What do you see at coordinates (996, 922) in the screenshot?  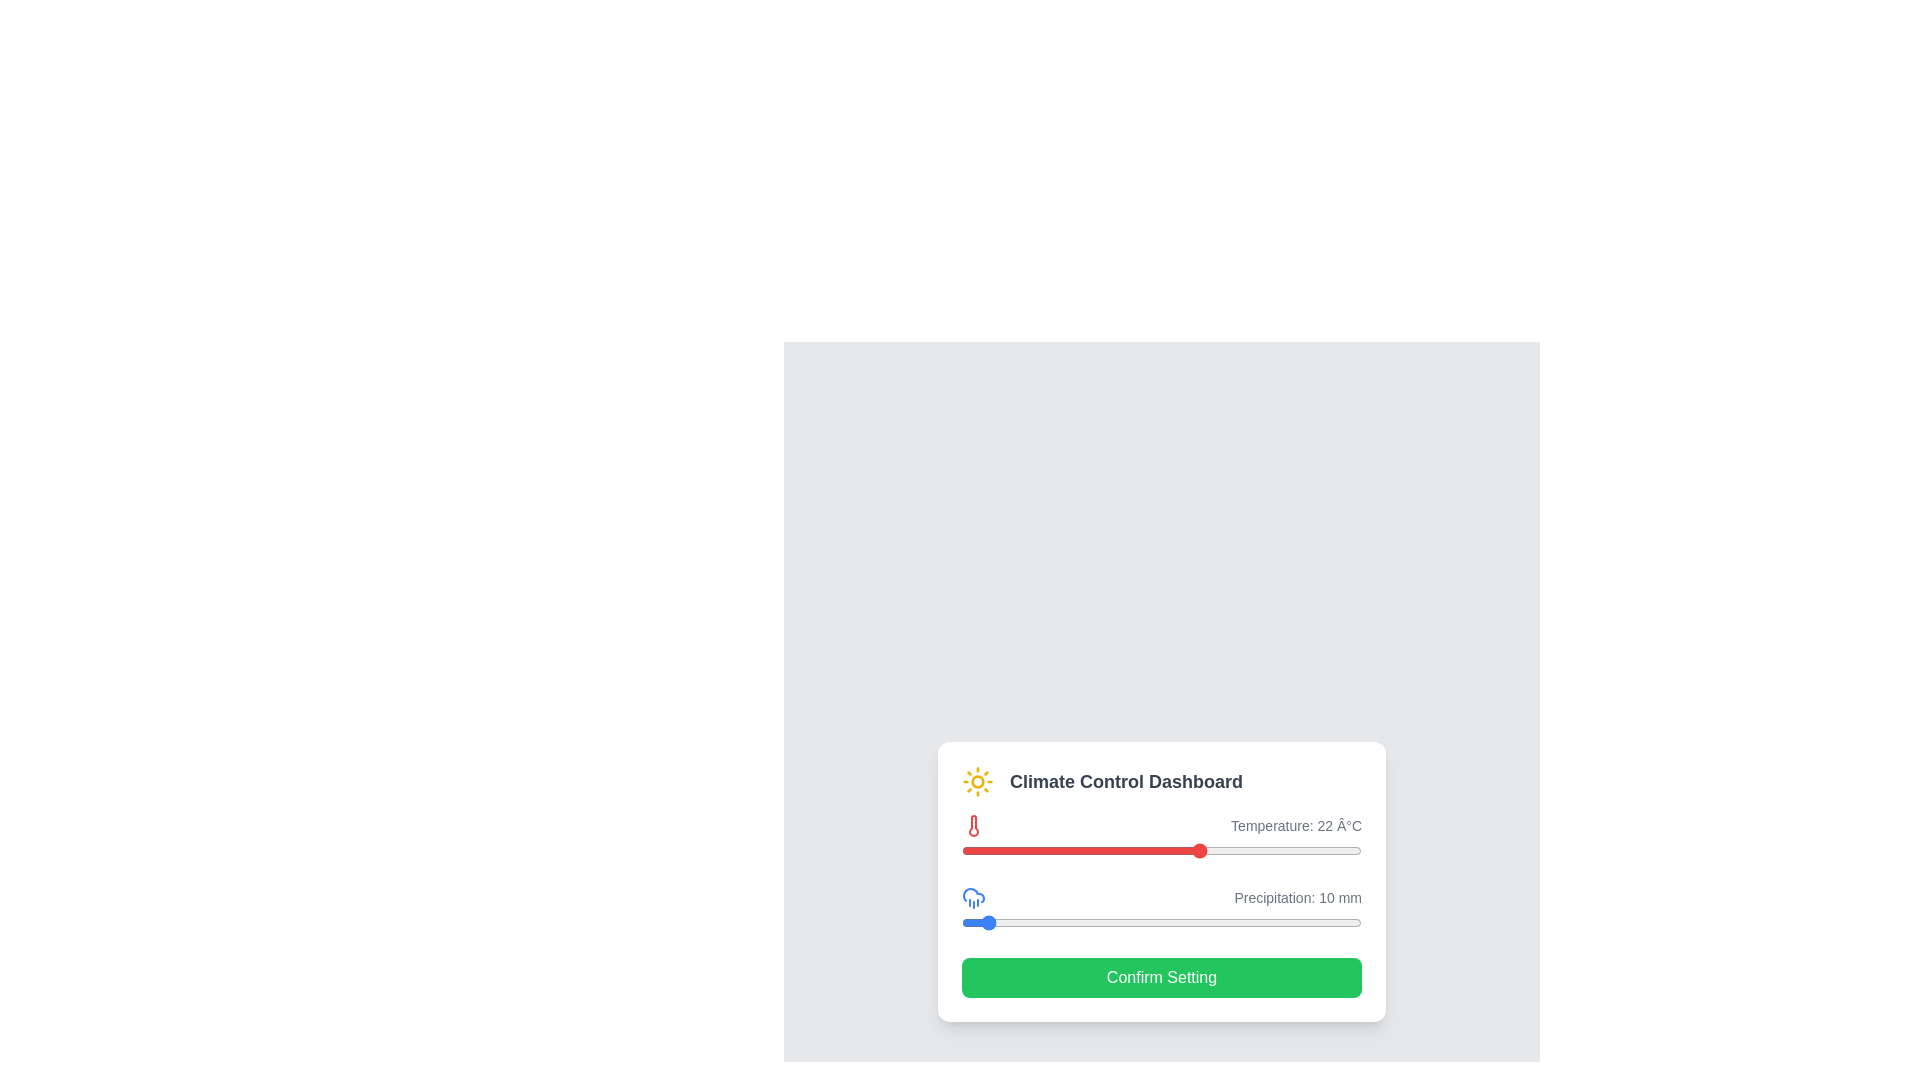 I see `the precipitation slider to 17 mm` at bounding box center [996, 922].